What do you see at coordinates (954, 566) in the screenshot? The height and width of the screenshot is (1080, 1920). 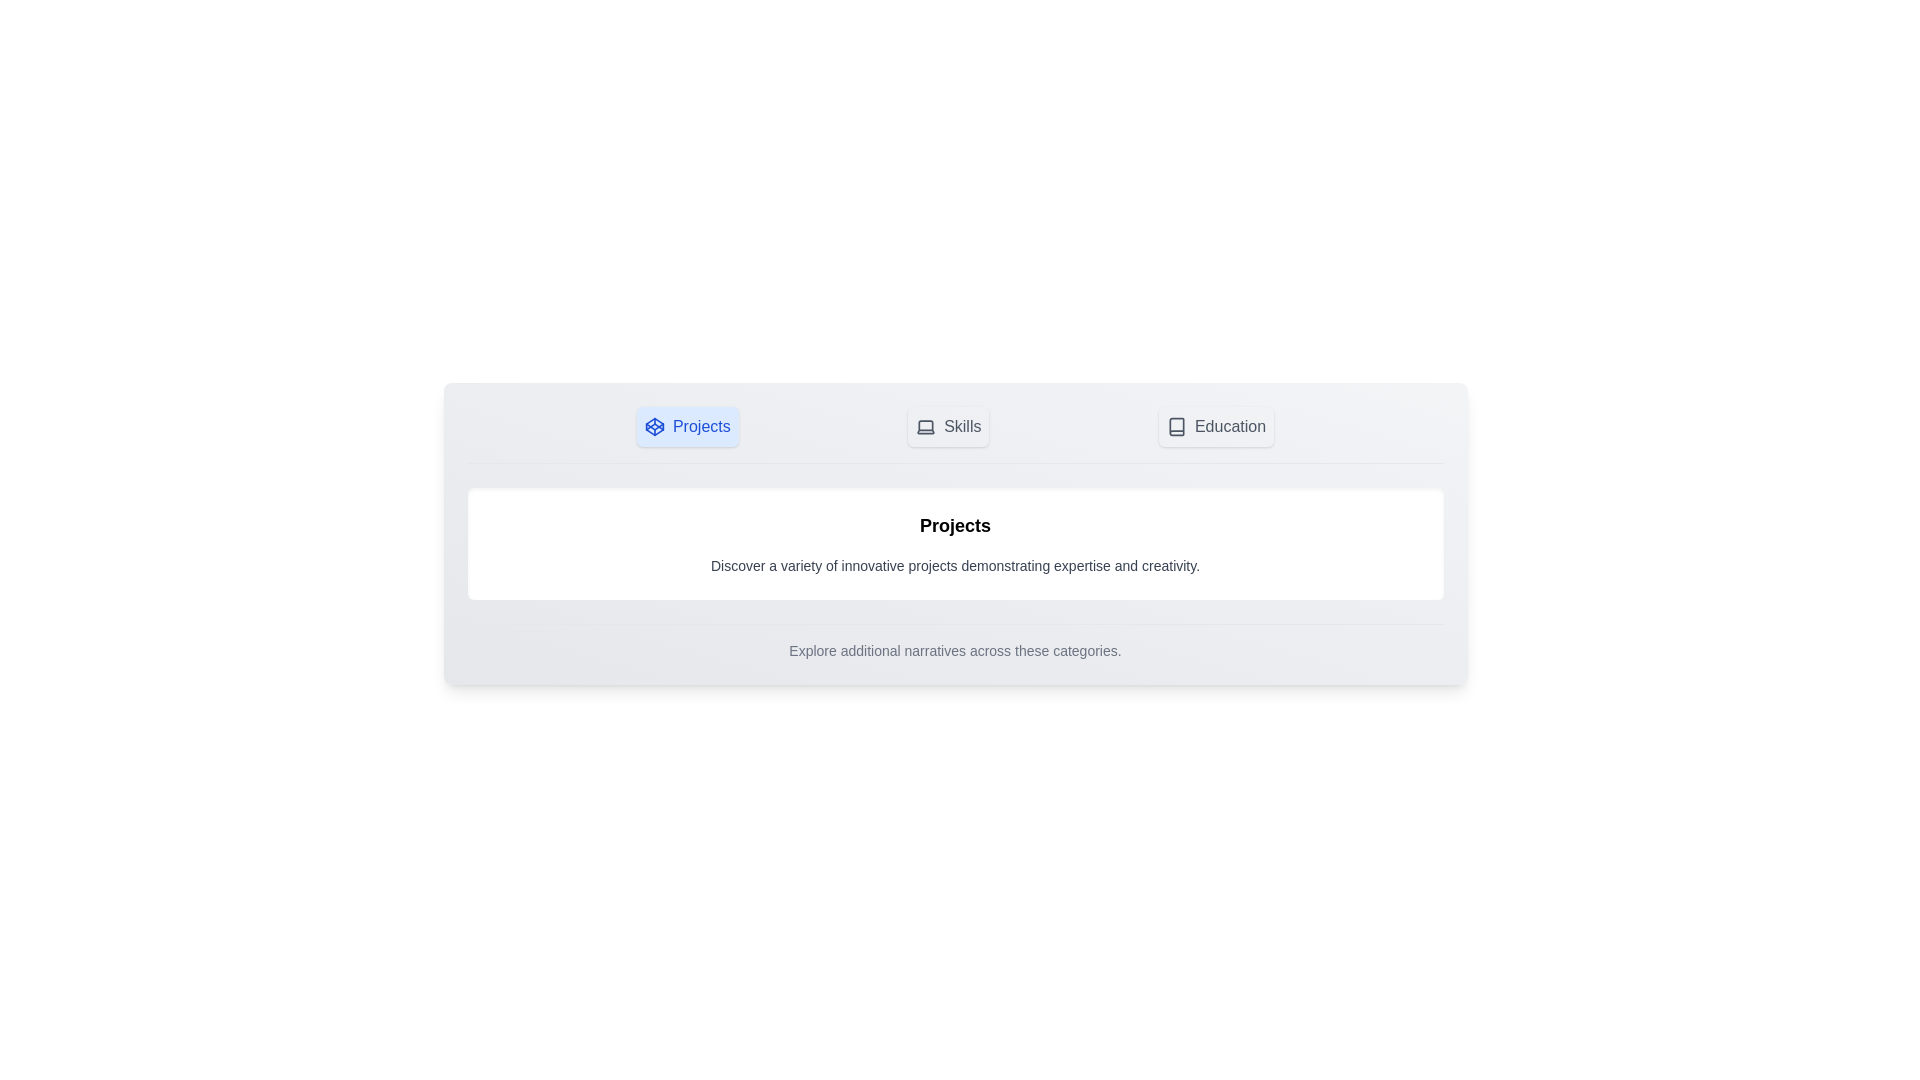 I see `text description located in the 'Projects' section, which is presented in a white card-like area below the heading 'Projects.'` at bounding box center [954, 566].